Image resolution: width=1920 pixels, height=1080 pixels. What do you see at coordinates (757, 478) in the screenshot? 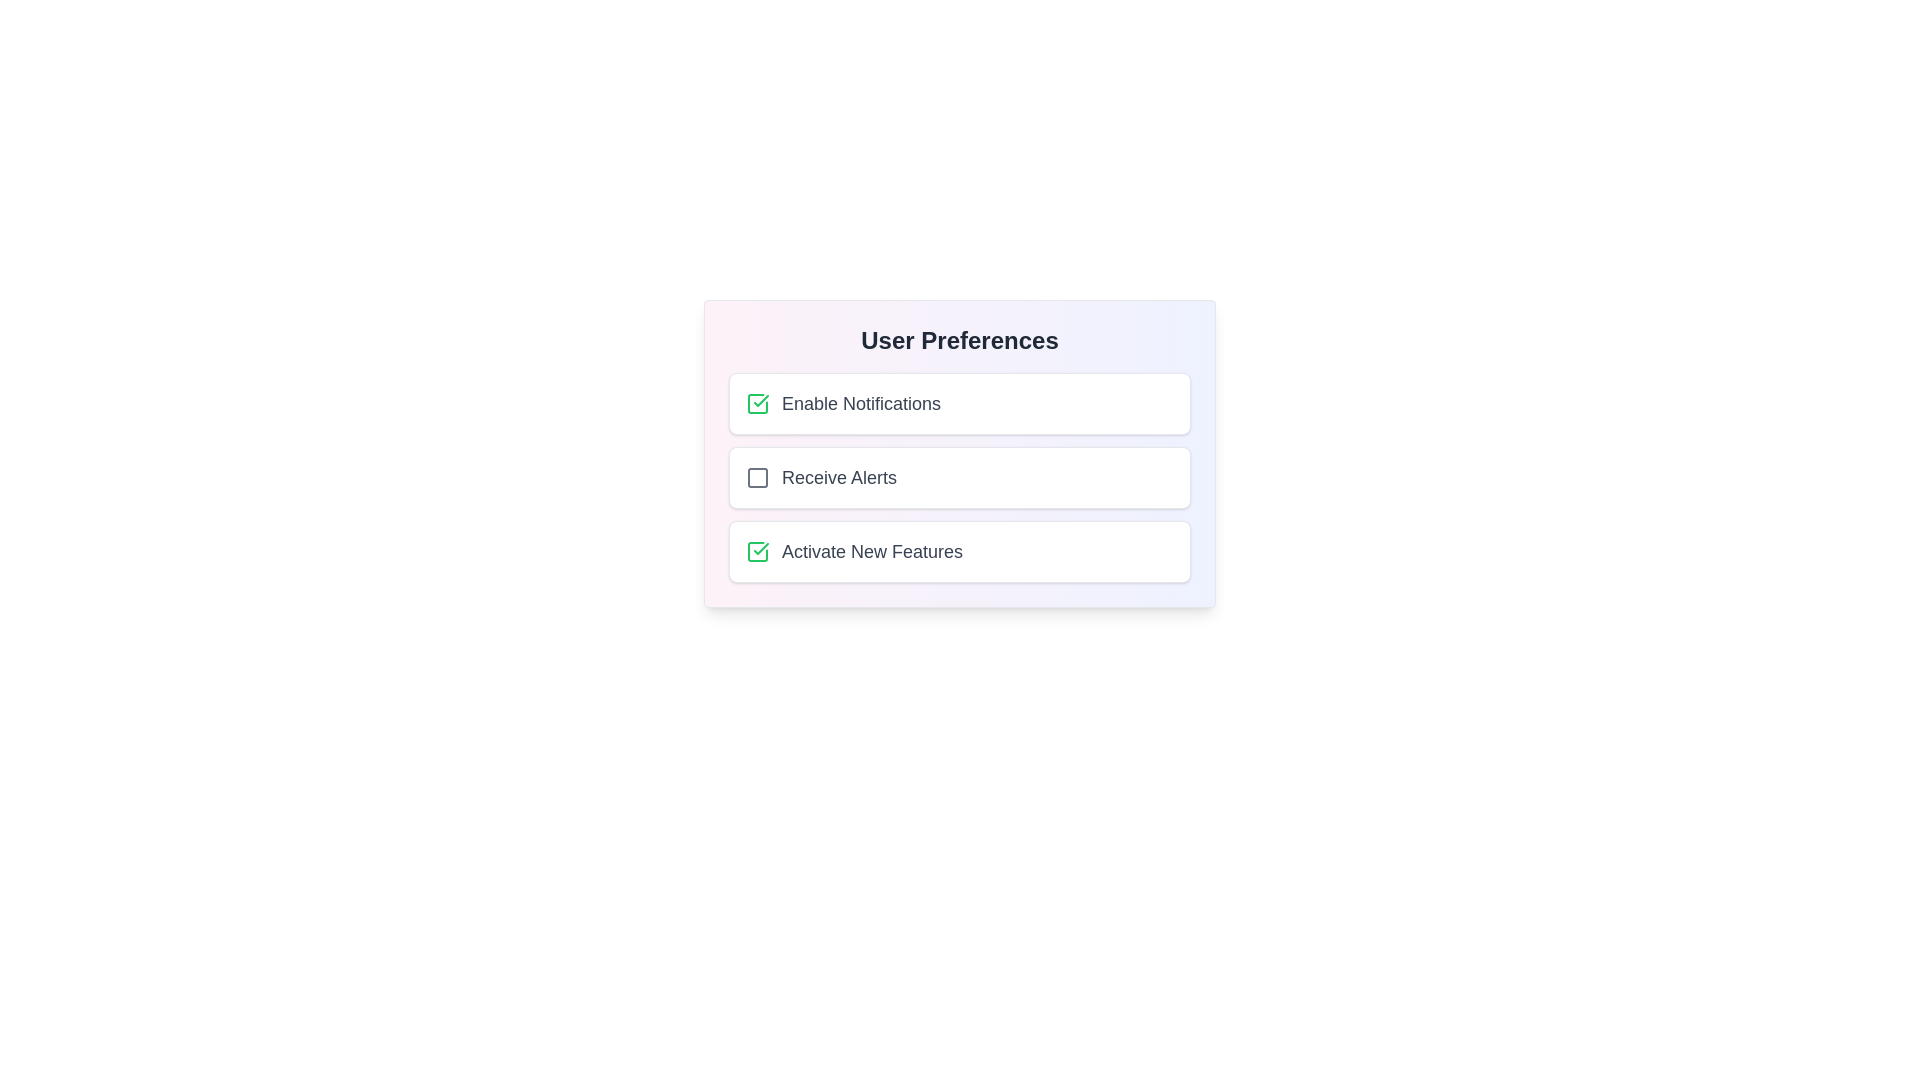
I see `the checkbox icon representing the 'Receive Alerts' option in the user preferences card, which is visually indicating the option's status` at bounding box center [757, 478].